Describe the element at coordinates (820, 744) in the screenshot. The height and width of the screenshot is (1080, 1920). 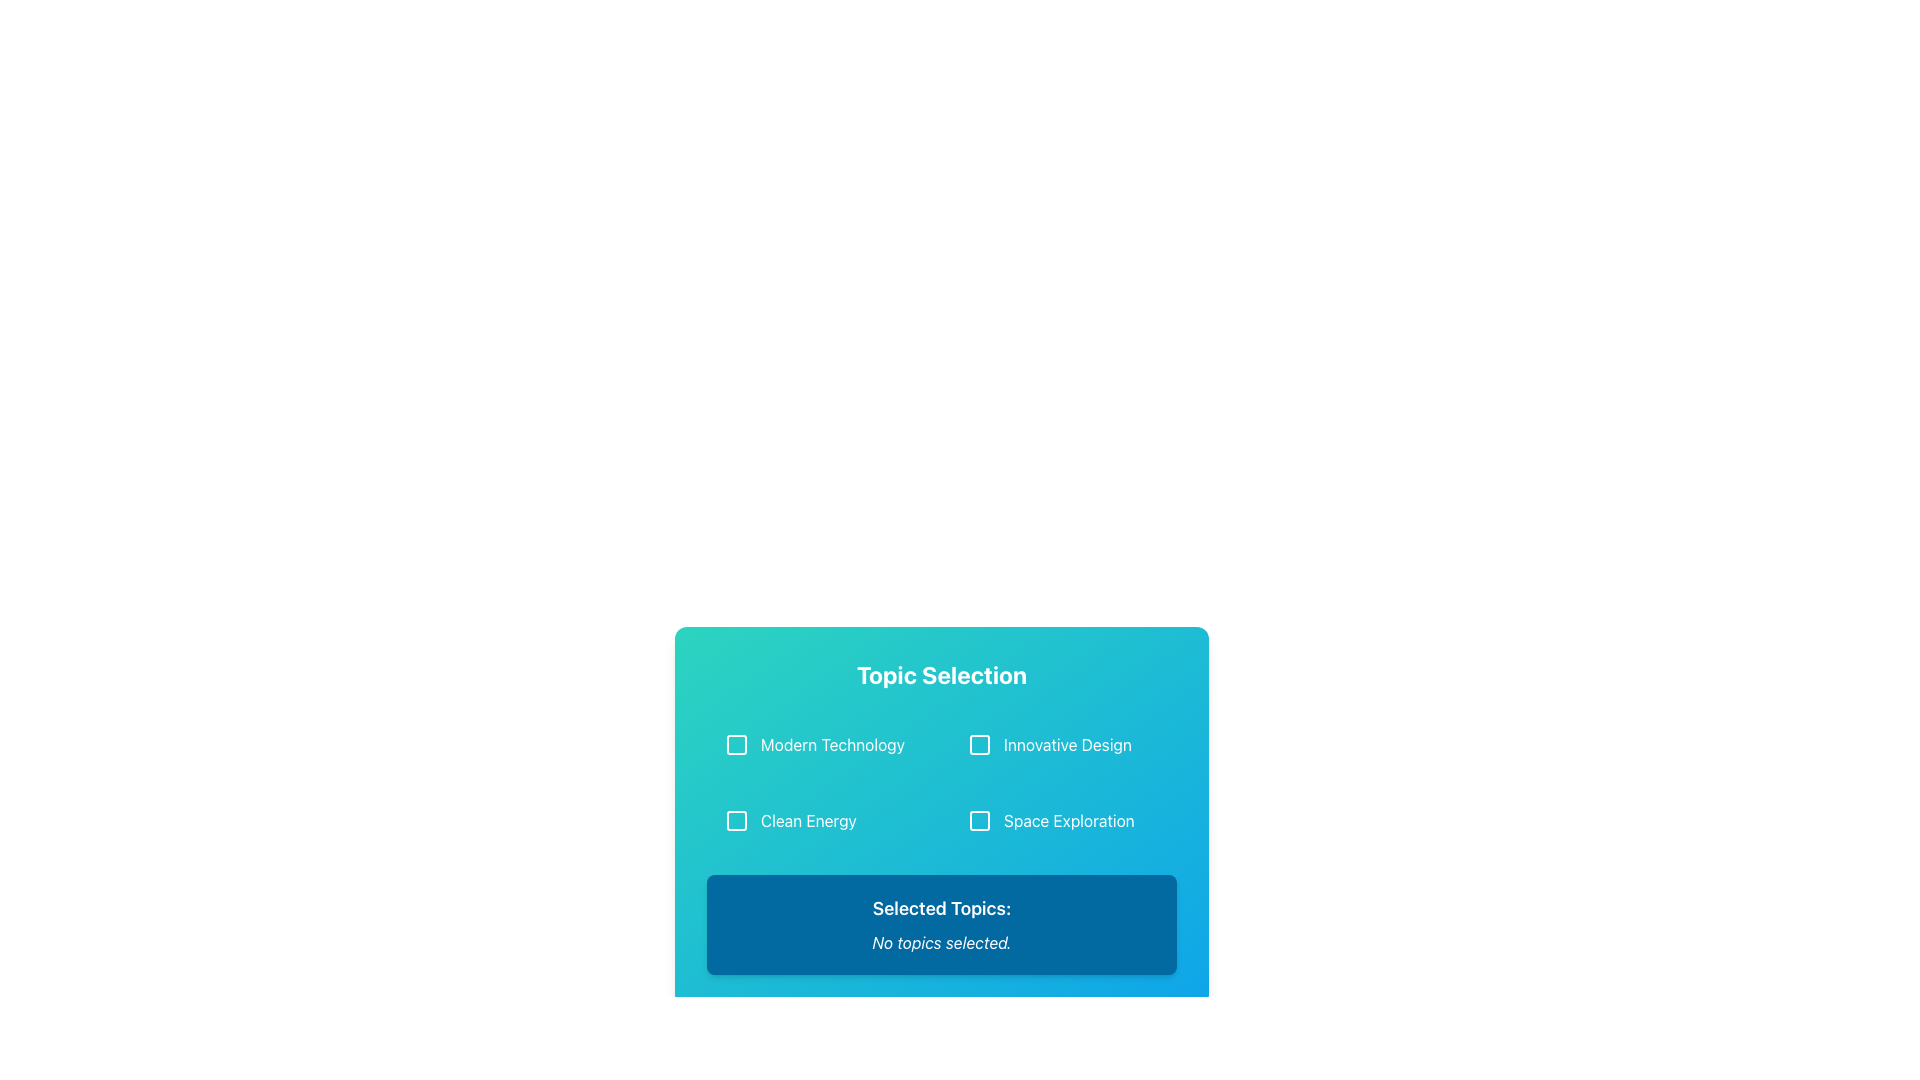
I see `the checkbox labeled 'Modern Technology'` at that location.